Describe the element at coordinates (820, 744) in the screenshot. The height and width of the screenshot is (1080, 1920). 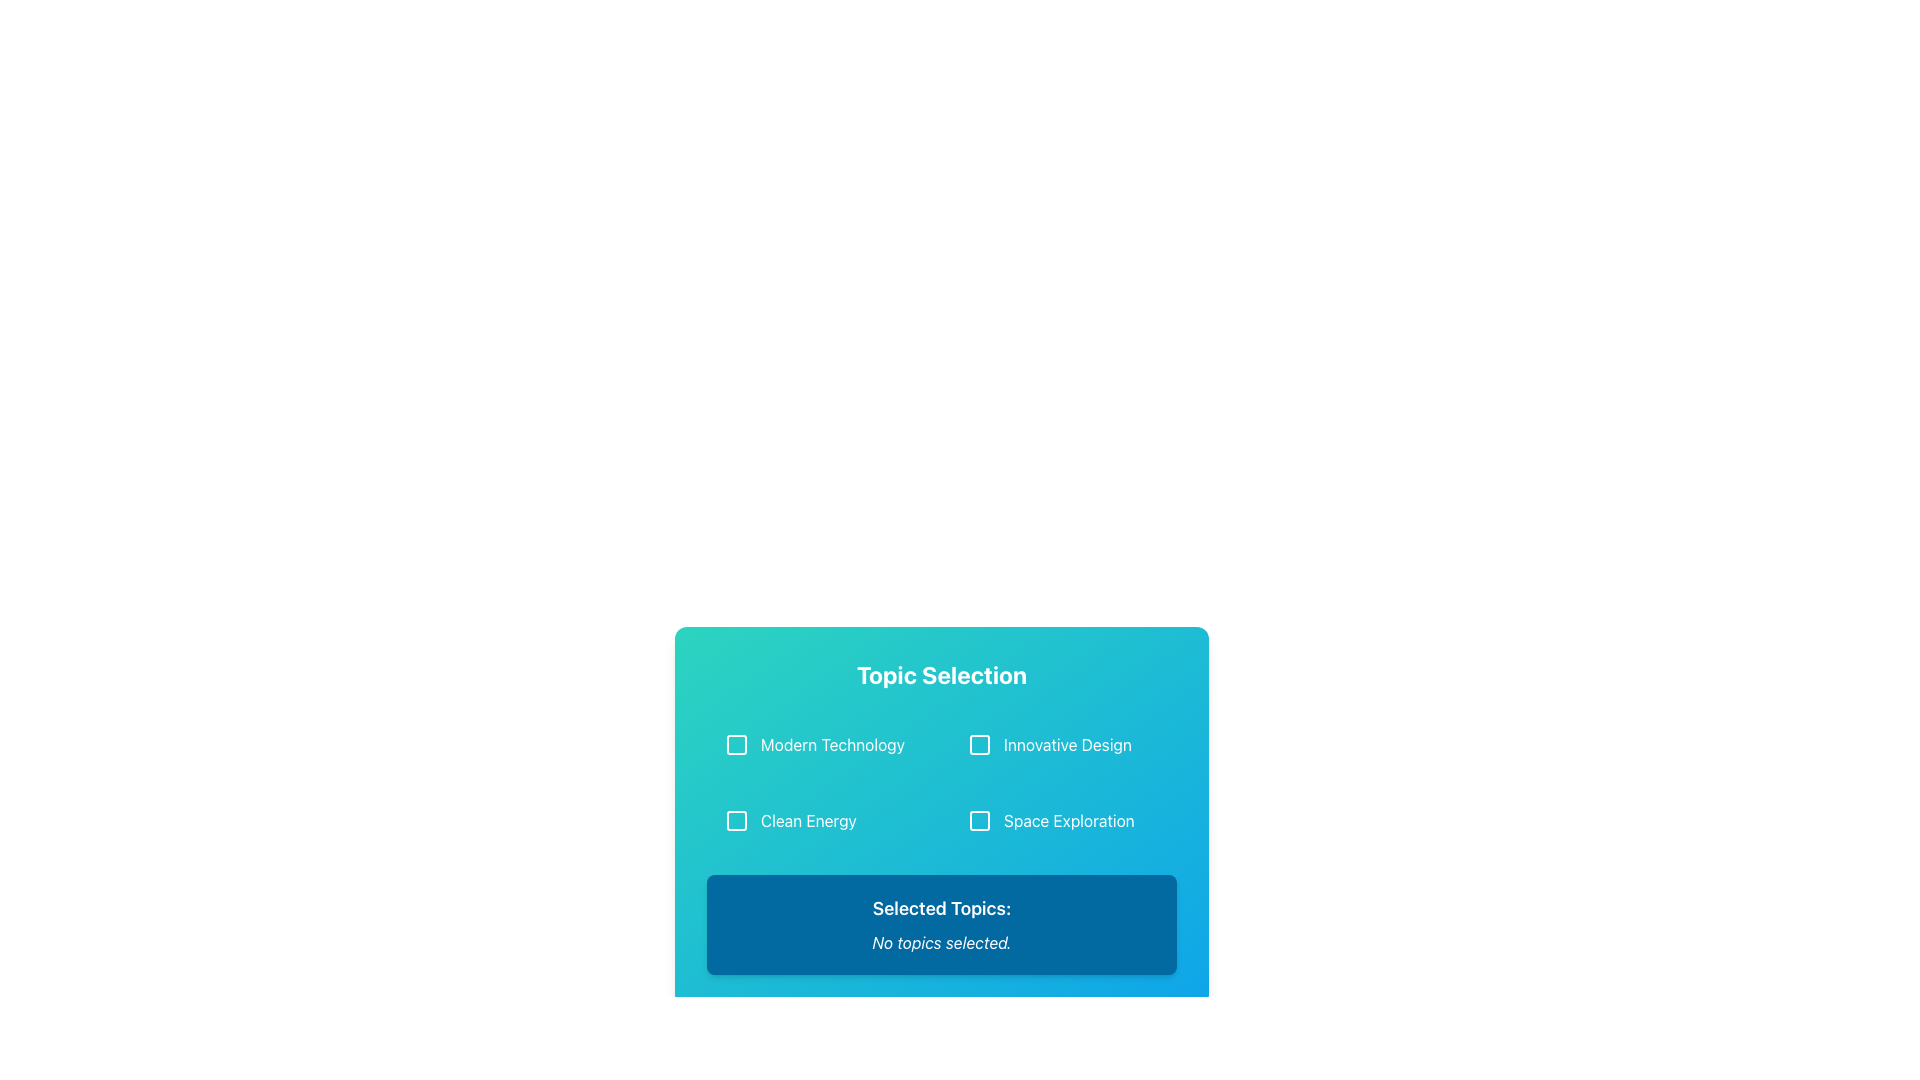
I see `the checkbox labeled 'Modern Technology'` at that location.